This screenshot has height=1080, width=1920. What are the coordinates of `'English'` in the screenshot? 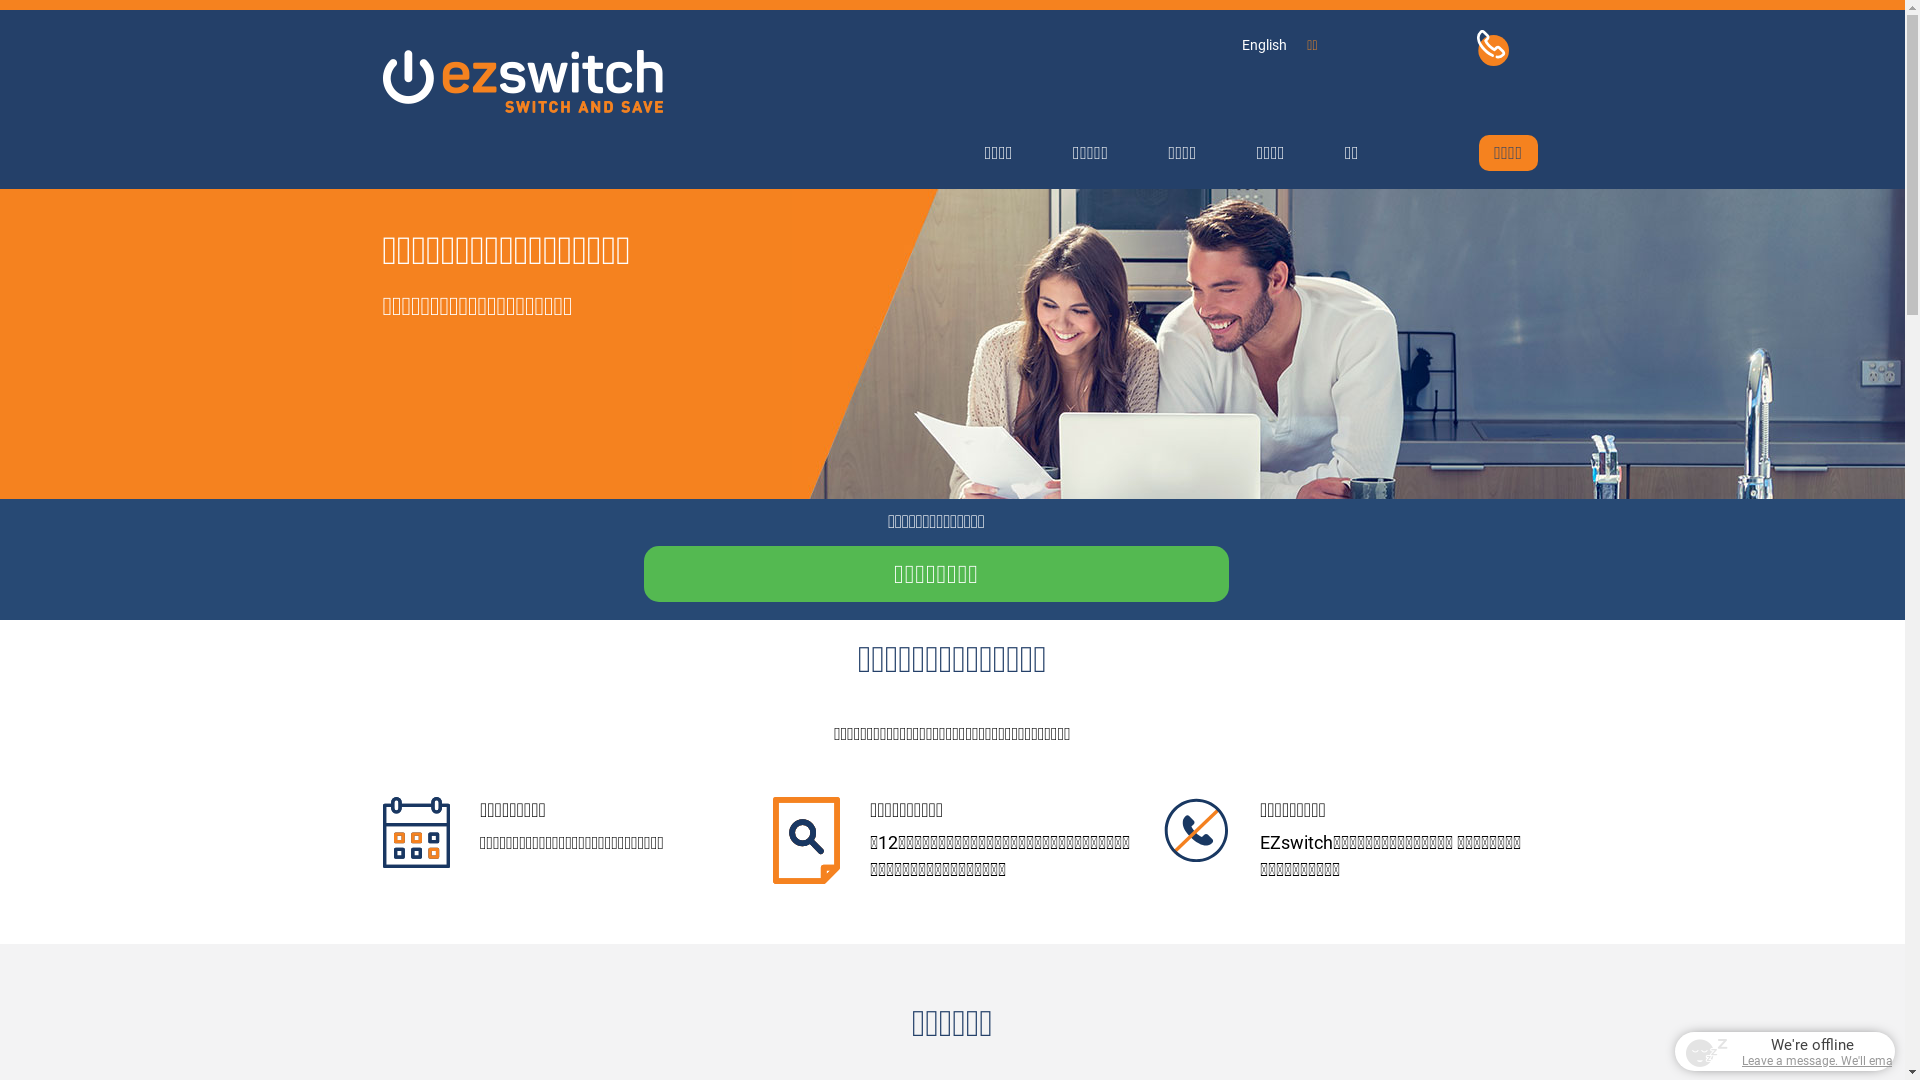 It's located at (1263, 45).